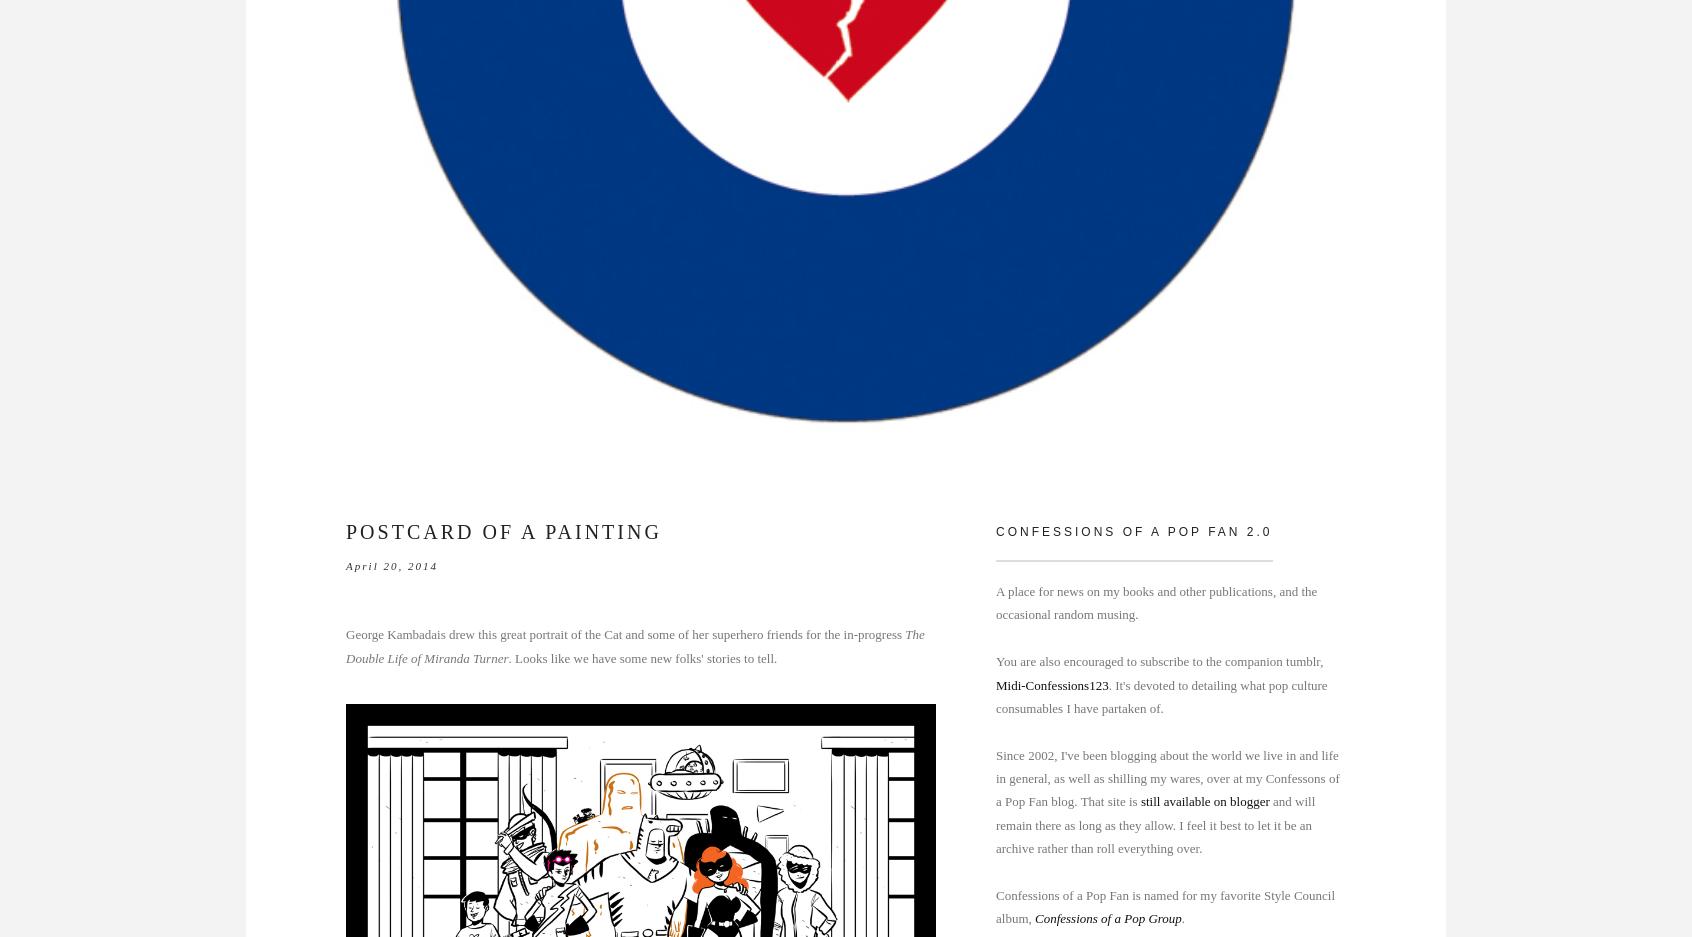 Image resolution: width=1692 pixels, height=937 pixels. What do you see at coordinates (1050, 683) in the screenshot?
I see `'Midi-Confessions123'` at bounding box center [1050, 683].